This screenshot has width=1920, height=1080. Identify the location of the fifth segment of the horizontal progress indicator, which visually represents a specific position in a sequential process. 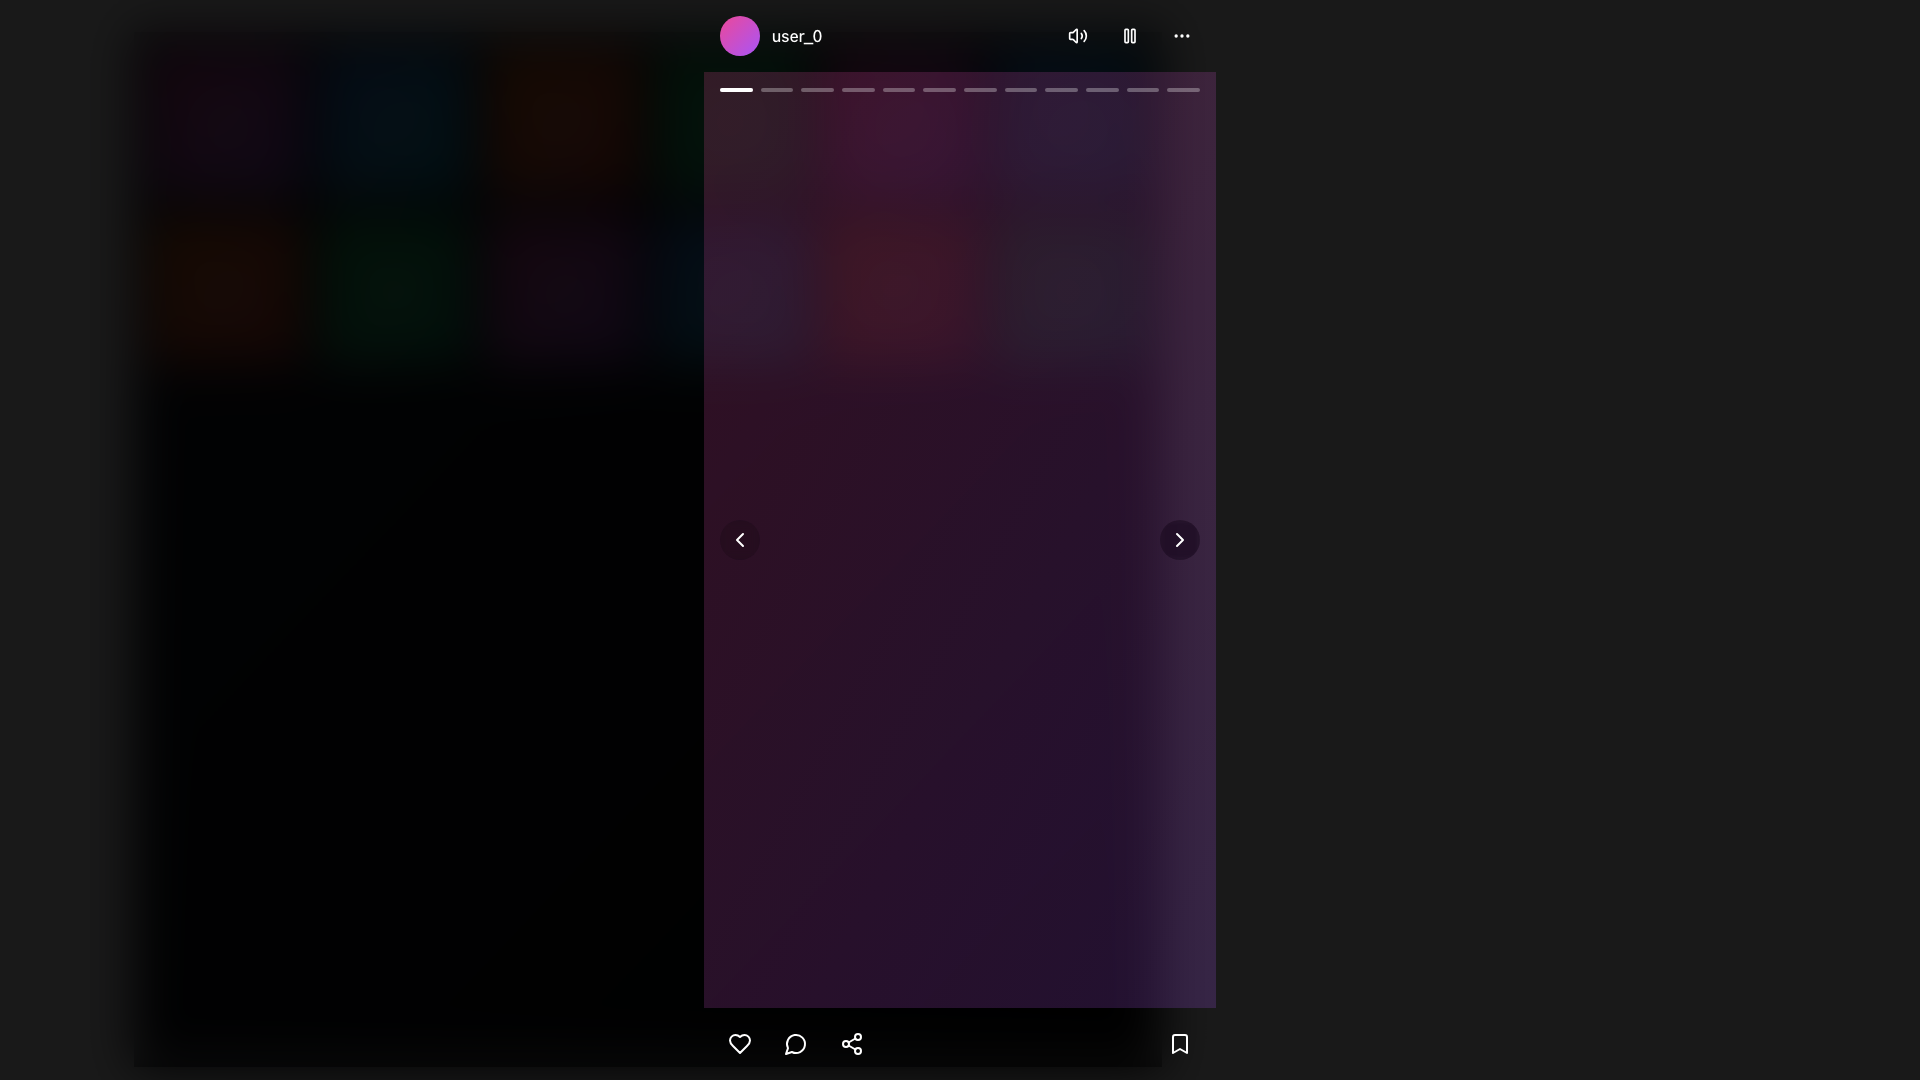
(897, 88).